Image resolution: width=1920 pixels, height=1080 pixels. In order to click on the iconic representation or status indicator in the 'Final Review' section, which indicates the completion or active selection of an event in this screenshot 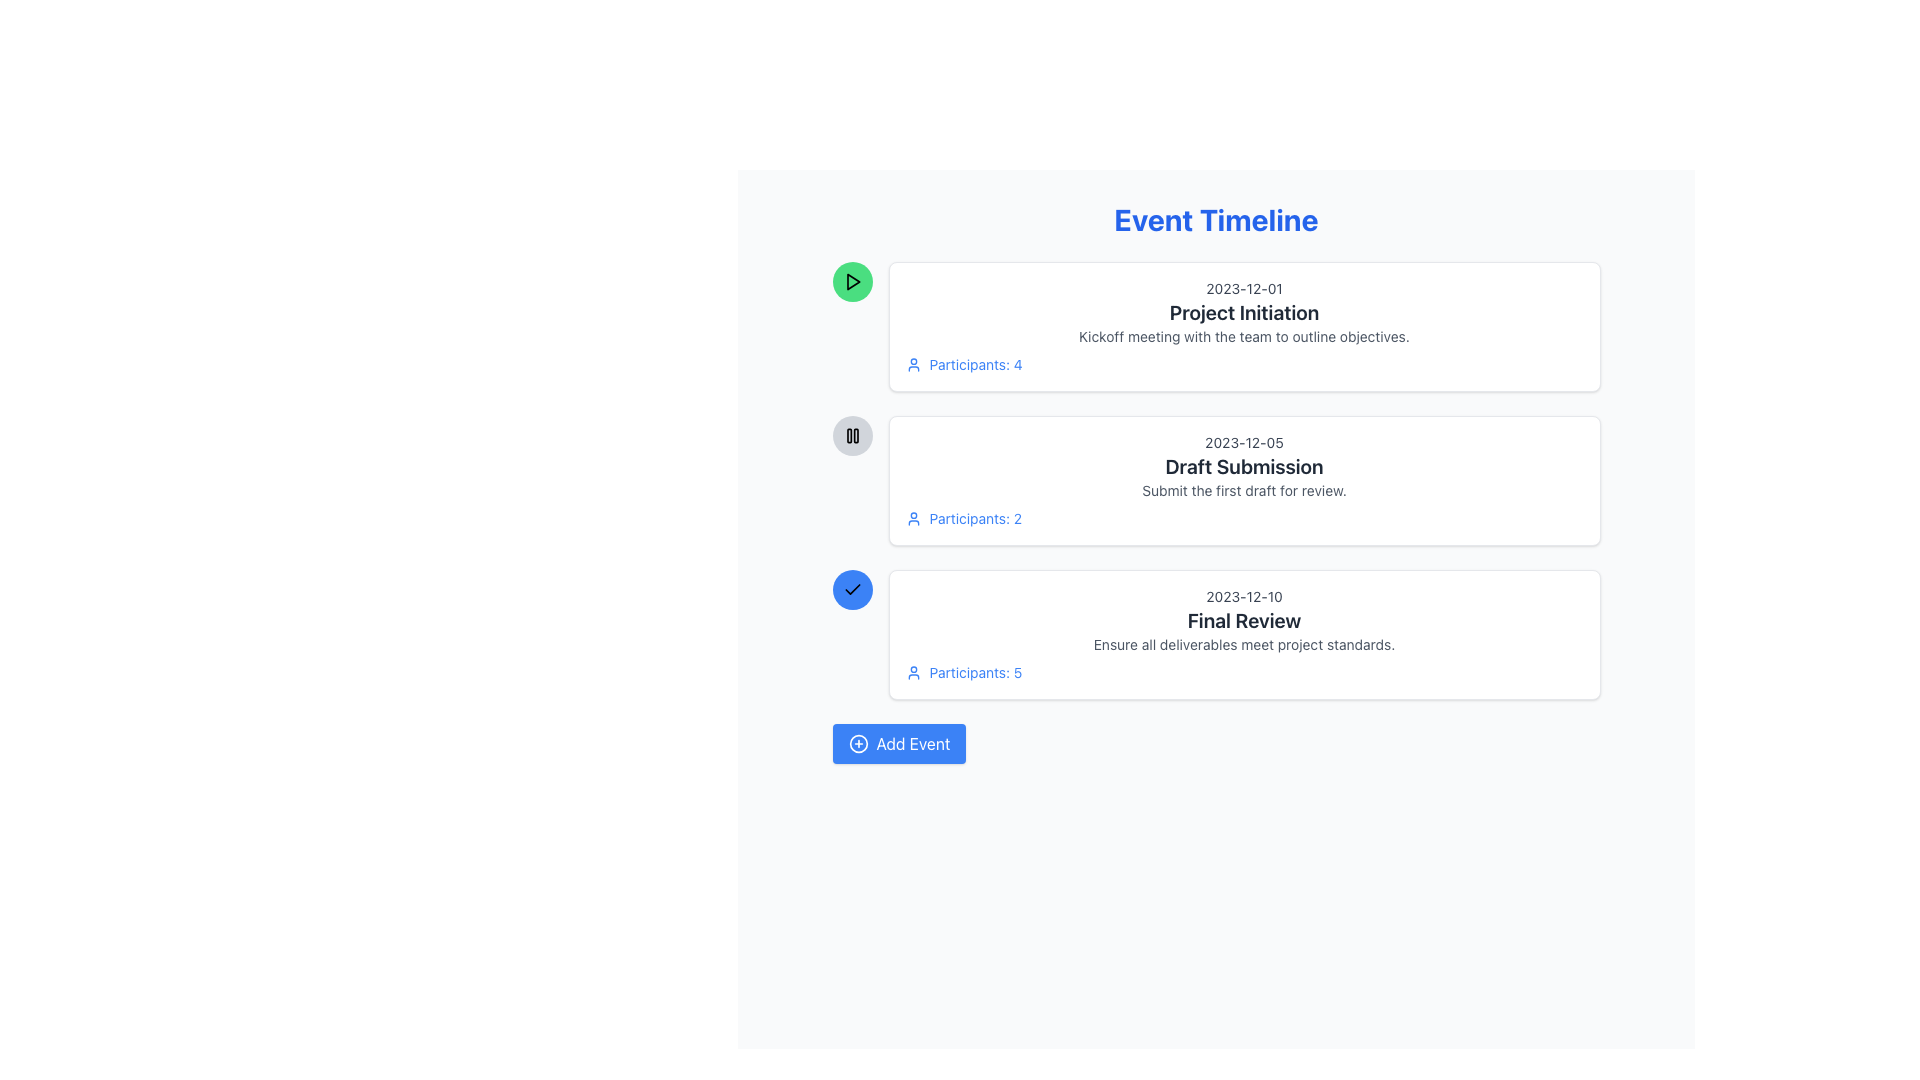, I will do `click(852, 589)`.